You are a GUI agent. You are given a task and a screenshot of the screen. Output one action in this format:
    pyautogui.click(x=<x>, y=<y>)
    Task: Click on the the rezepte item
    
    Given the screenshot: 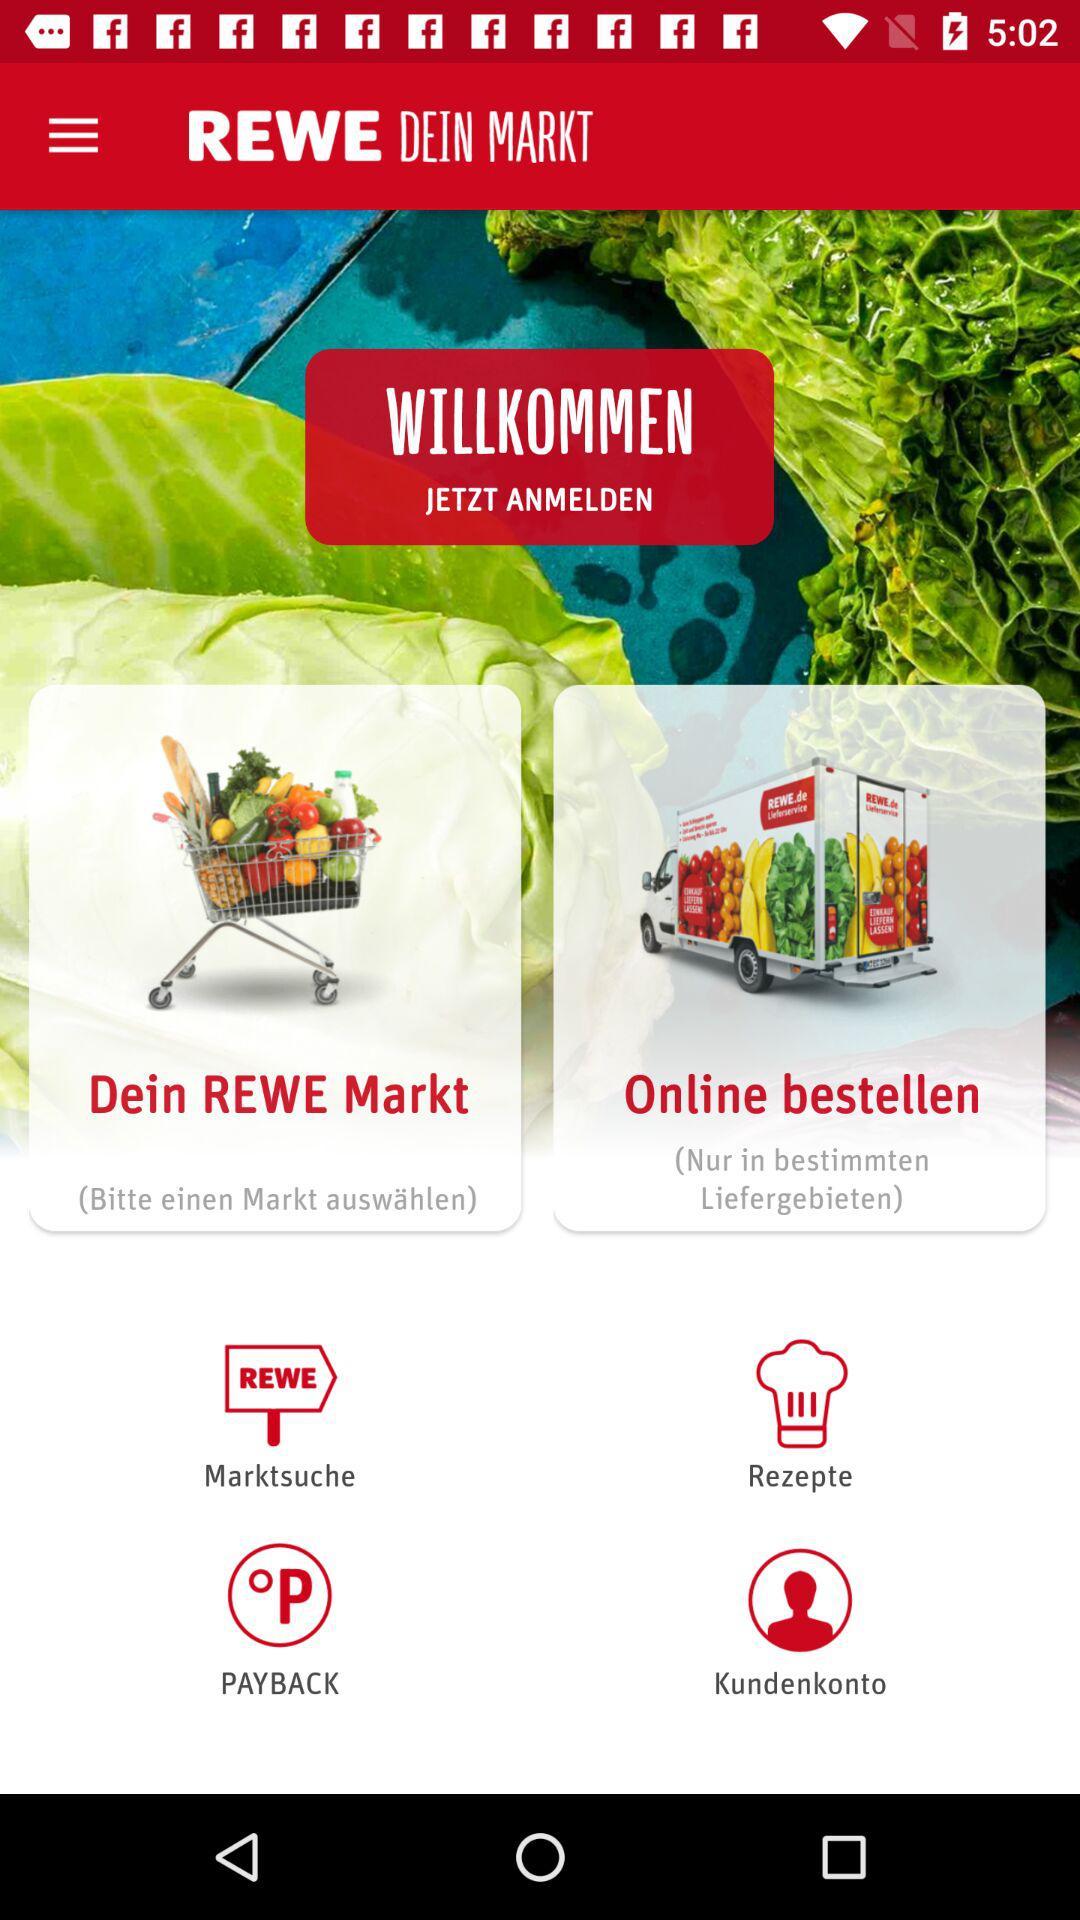 What is the action you would take?
    pyautogui.click(x=799, y=1411)
    